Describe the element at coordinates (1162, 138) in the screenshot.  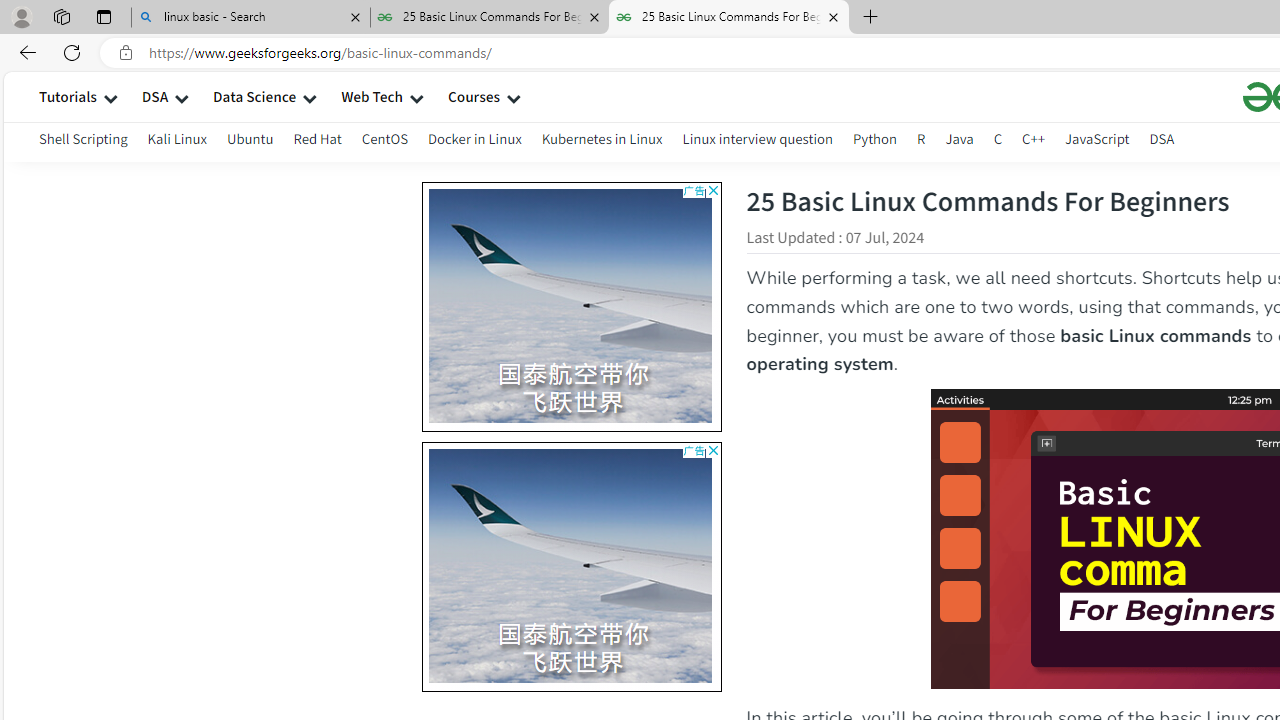
I see `'DSA'` at that location.